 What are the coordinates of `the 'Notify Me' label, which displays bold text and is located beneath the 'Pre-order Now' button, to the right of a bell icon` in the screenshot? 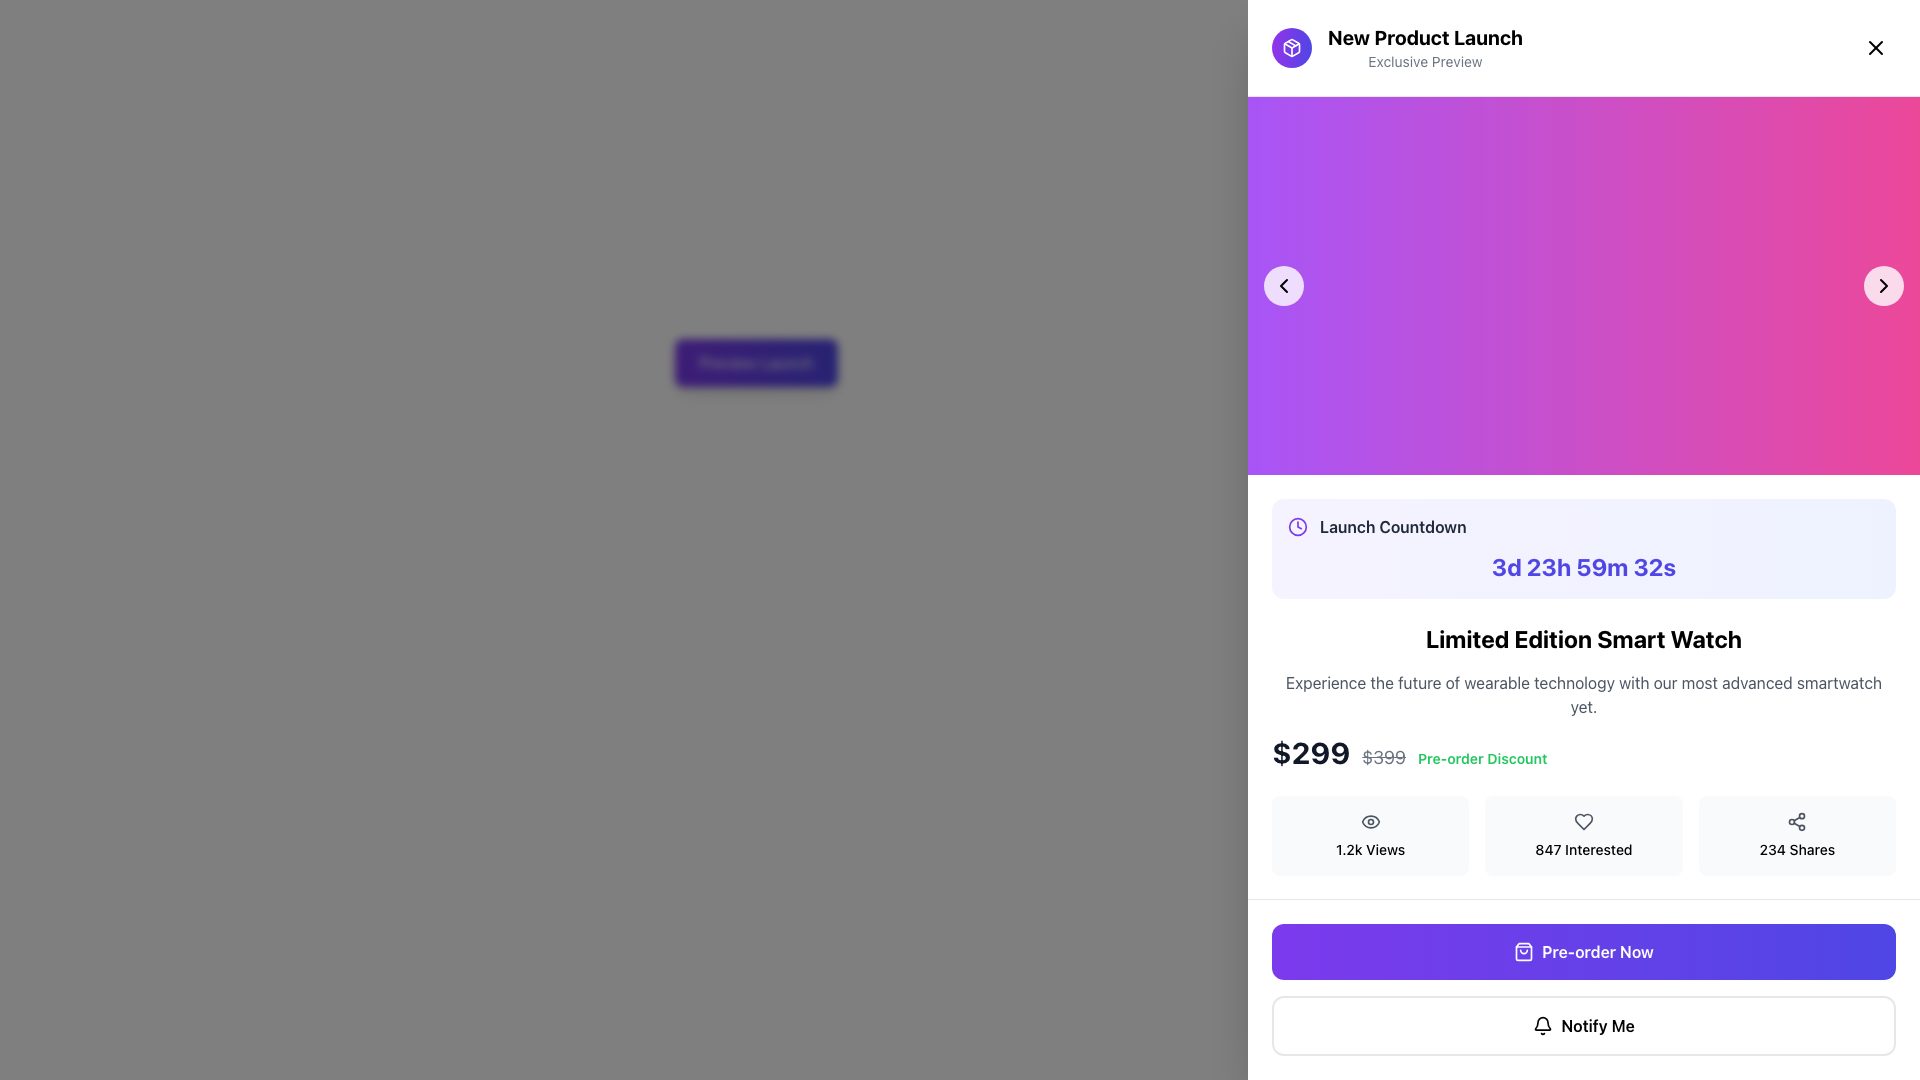 It's located at (1597, 1026).